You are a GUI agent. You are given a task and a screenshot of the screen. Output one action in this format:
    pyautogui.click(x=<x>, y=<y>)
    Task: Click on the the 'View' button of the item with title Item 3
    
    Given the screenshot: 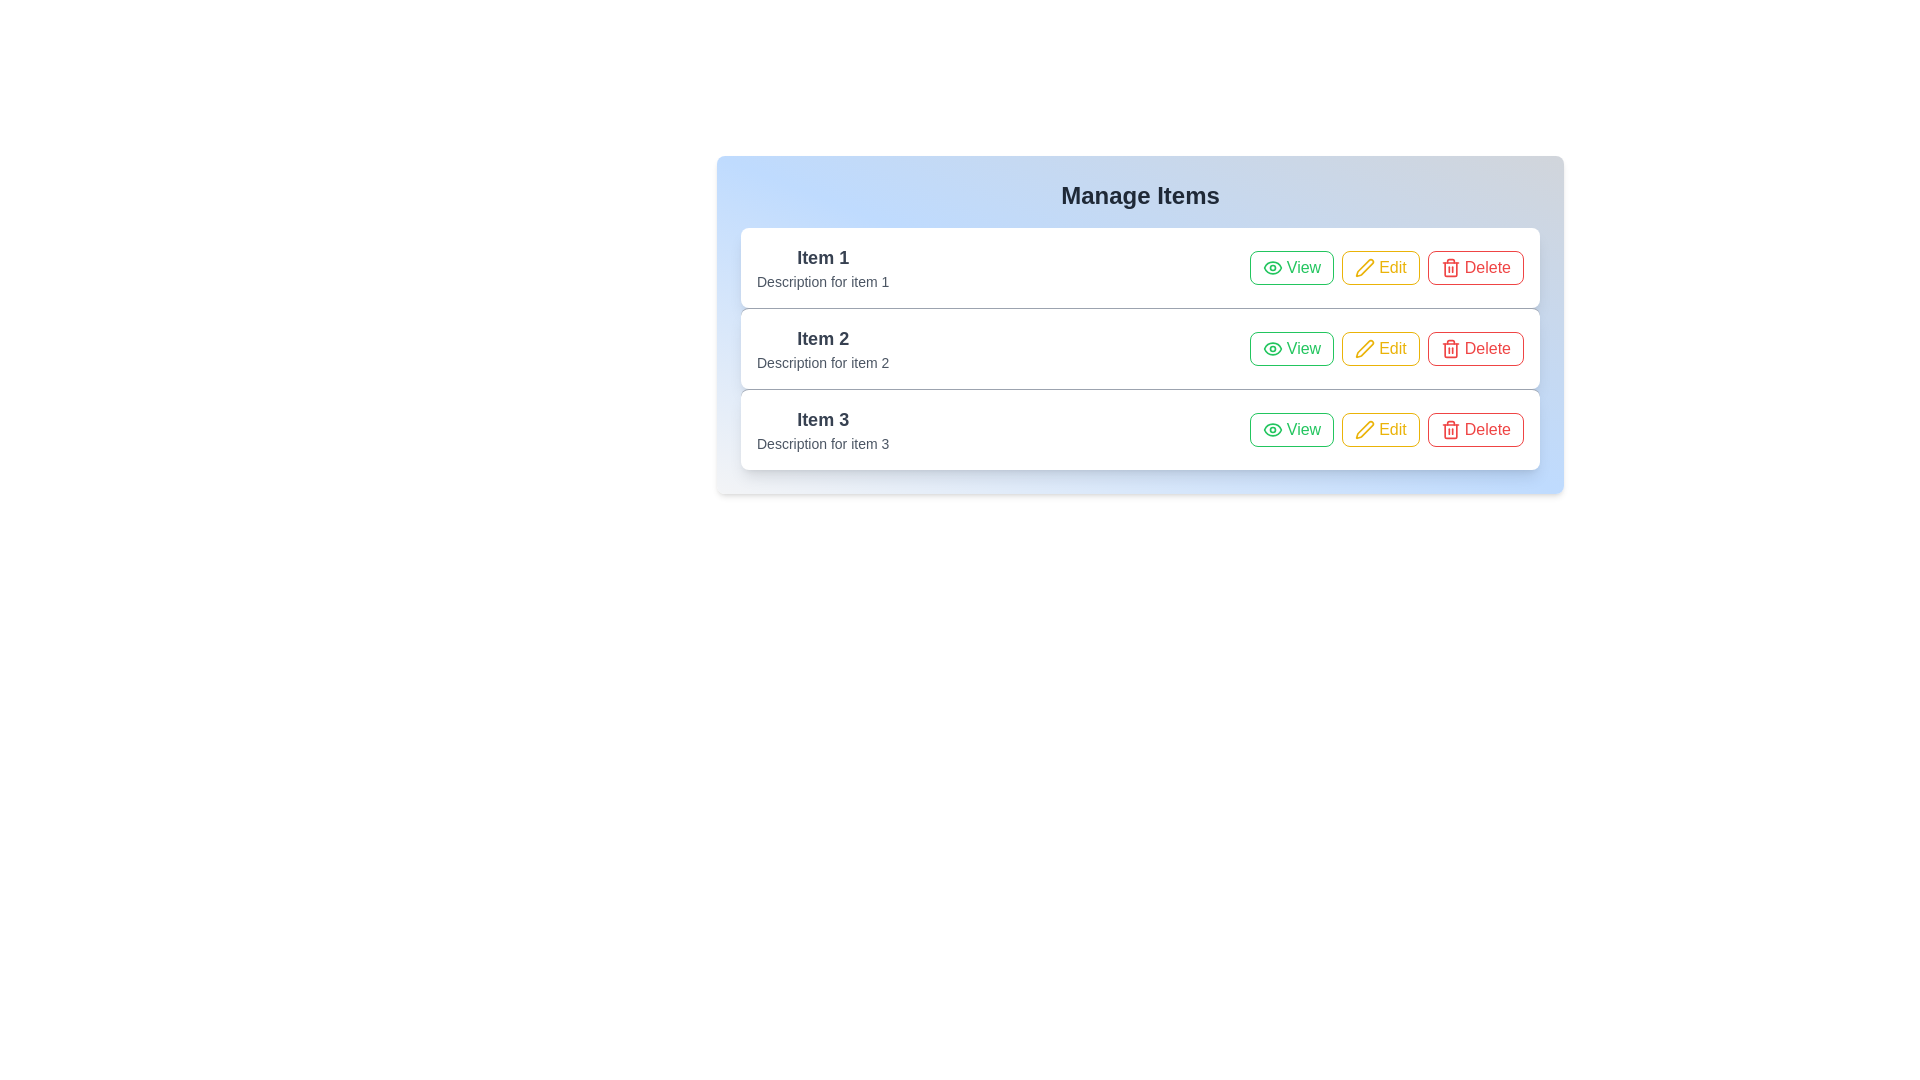 What is the action you would take?
    pyautogui.click(x=1291, y=428)
    